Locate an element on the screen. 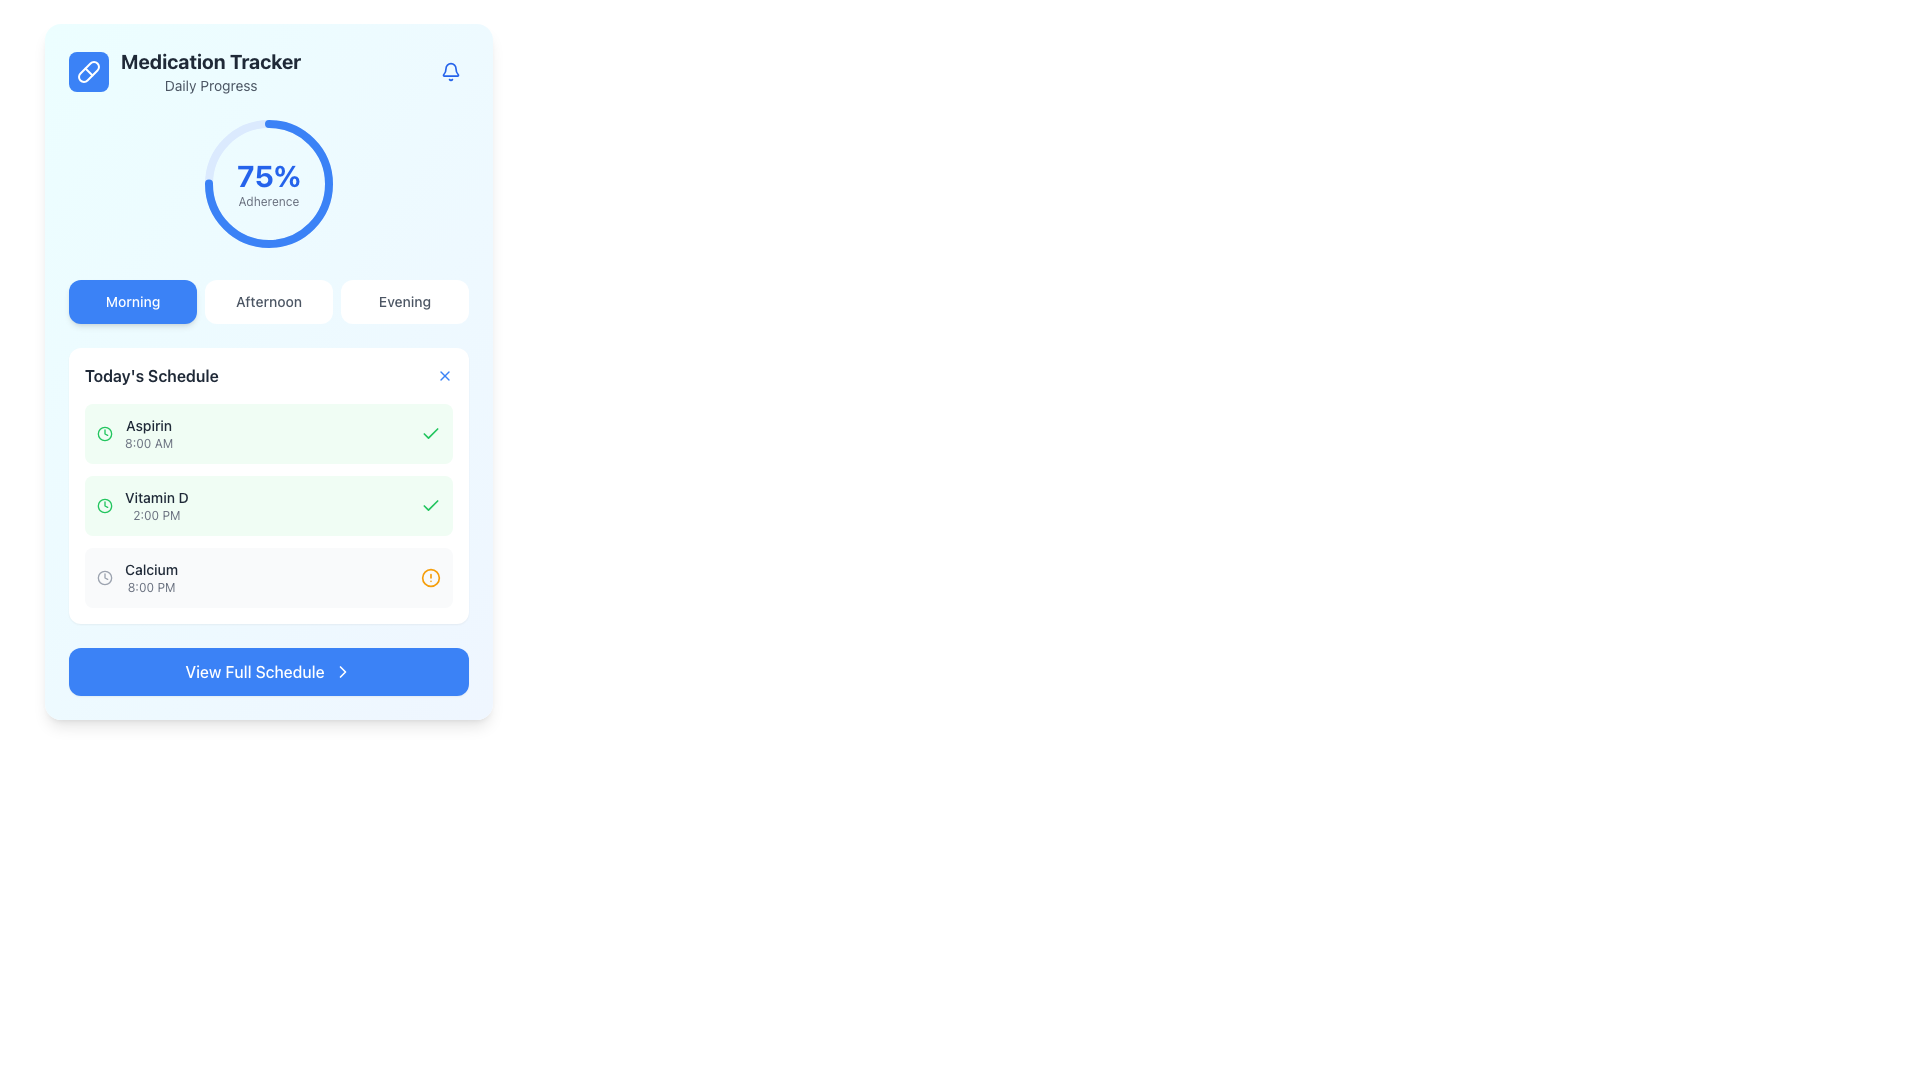 This screenshot has height=1080, width=1920. the blue bell-shaped icon button located in the top-right corner of the 'Medication Tracker' header is located at coordinates (450, 71).